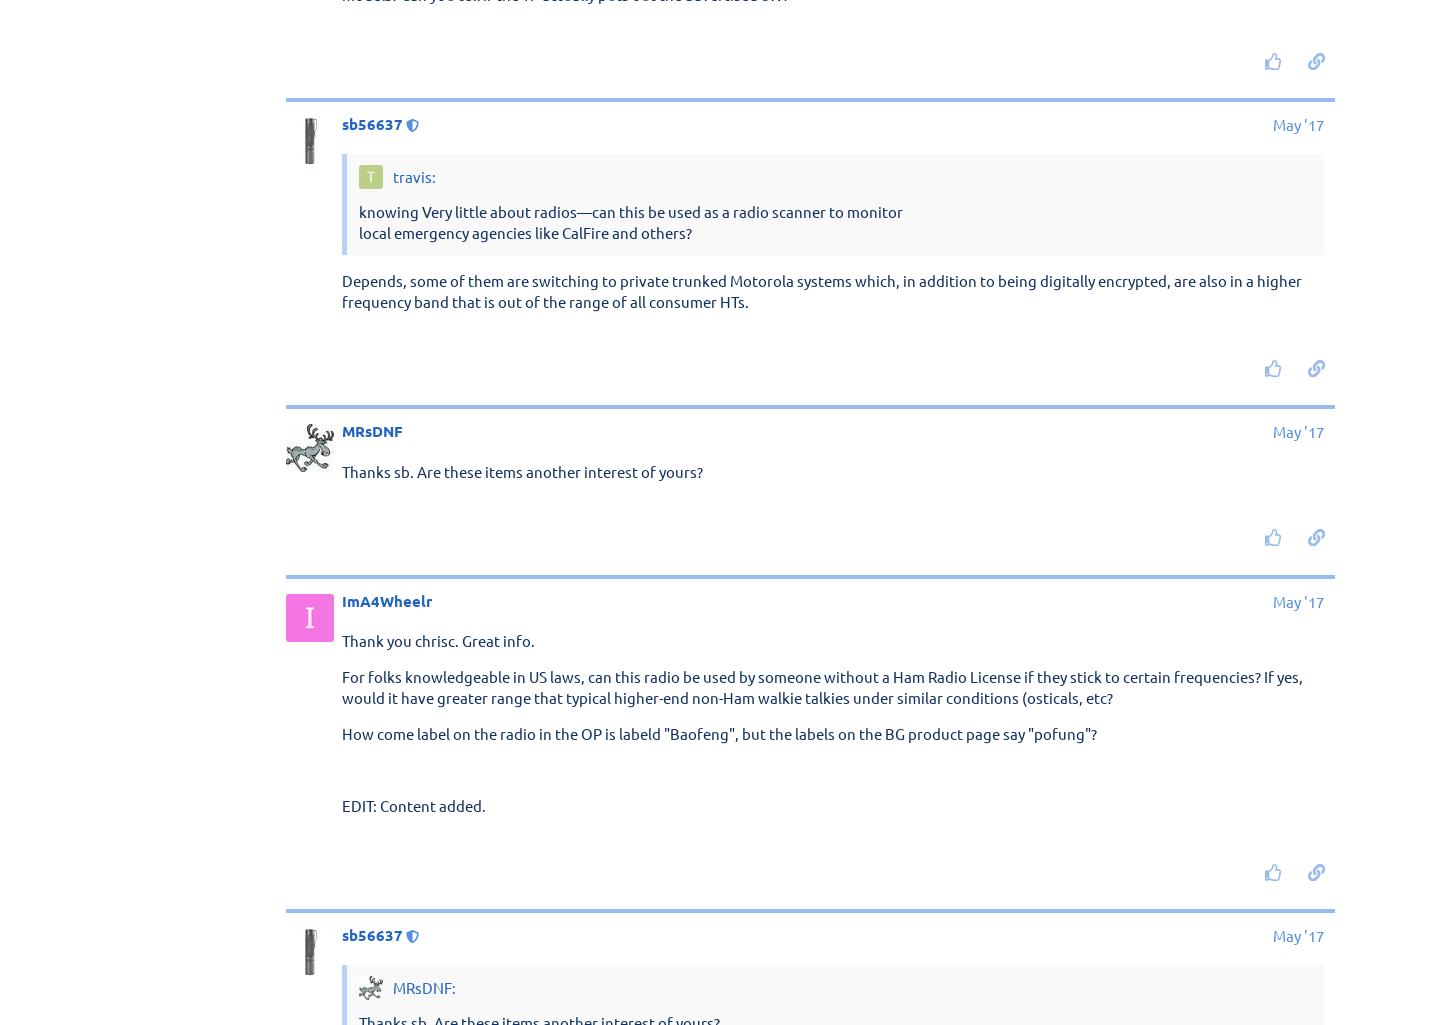  I want to click on 'MRsDNF', so click(371, 428).